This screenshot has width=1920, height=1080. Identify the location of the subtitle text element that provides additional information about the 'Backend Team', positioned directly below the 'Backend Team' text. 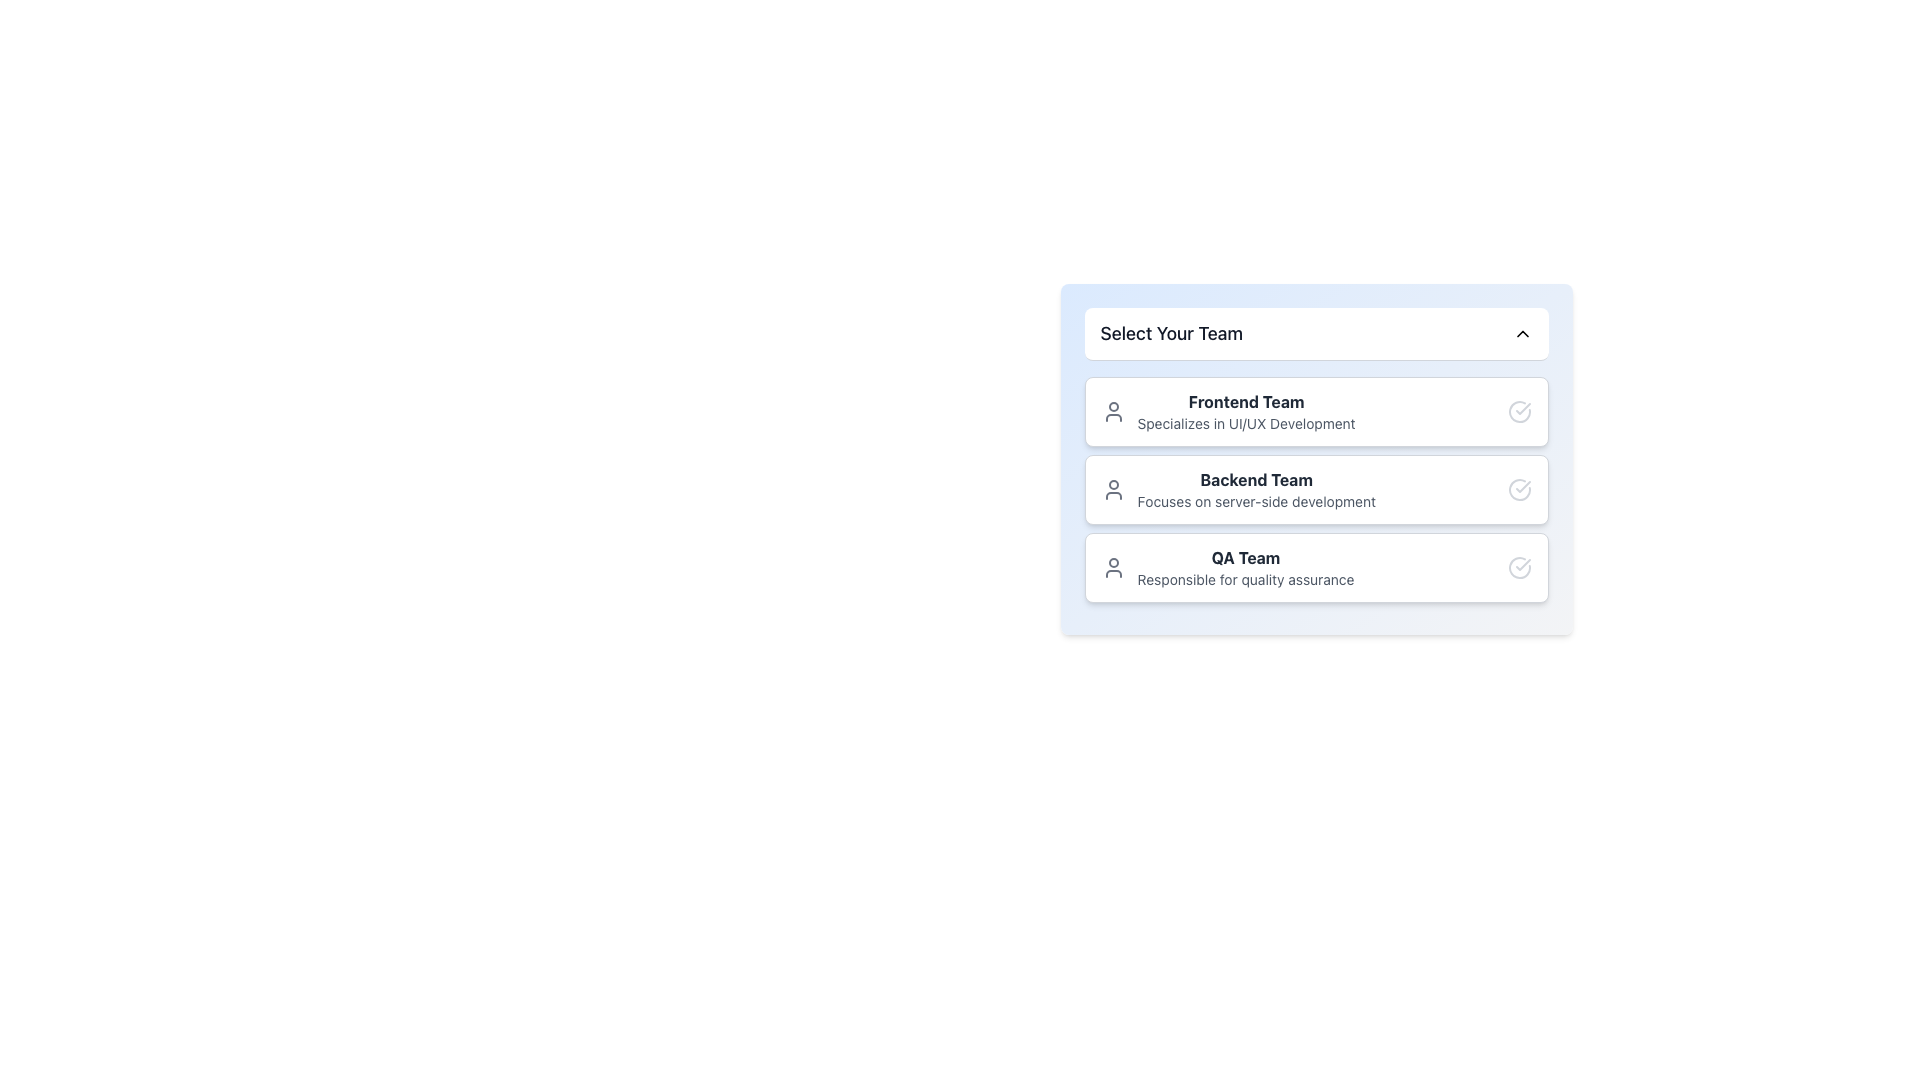
(1255, 500).